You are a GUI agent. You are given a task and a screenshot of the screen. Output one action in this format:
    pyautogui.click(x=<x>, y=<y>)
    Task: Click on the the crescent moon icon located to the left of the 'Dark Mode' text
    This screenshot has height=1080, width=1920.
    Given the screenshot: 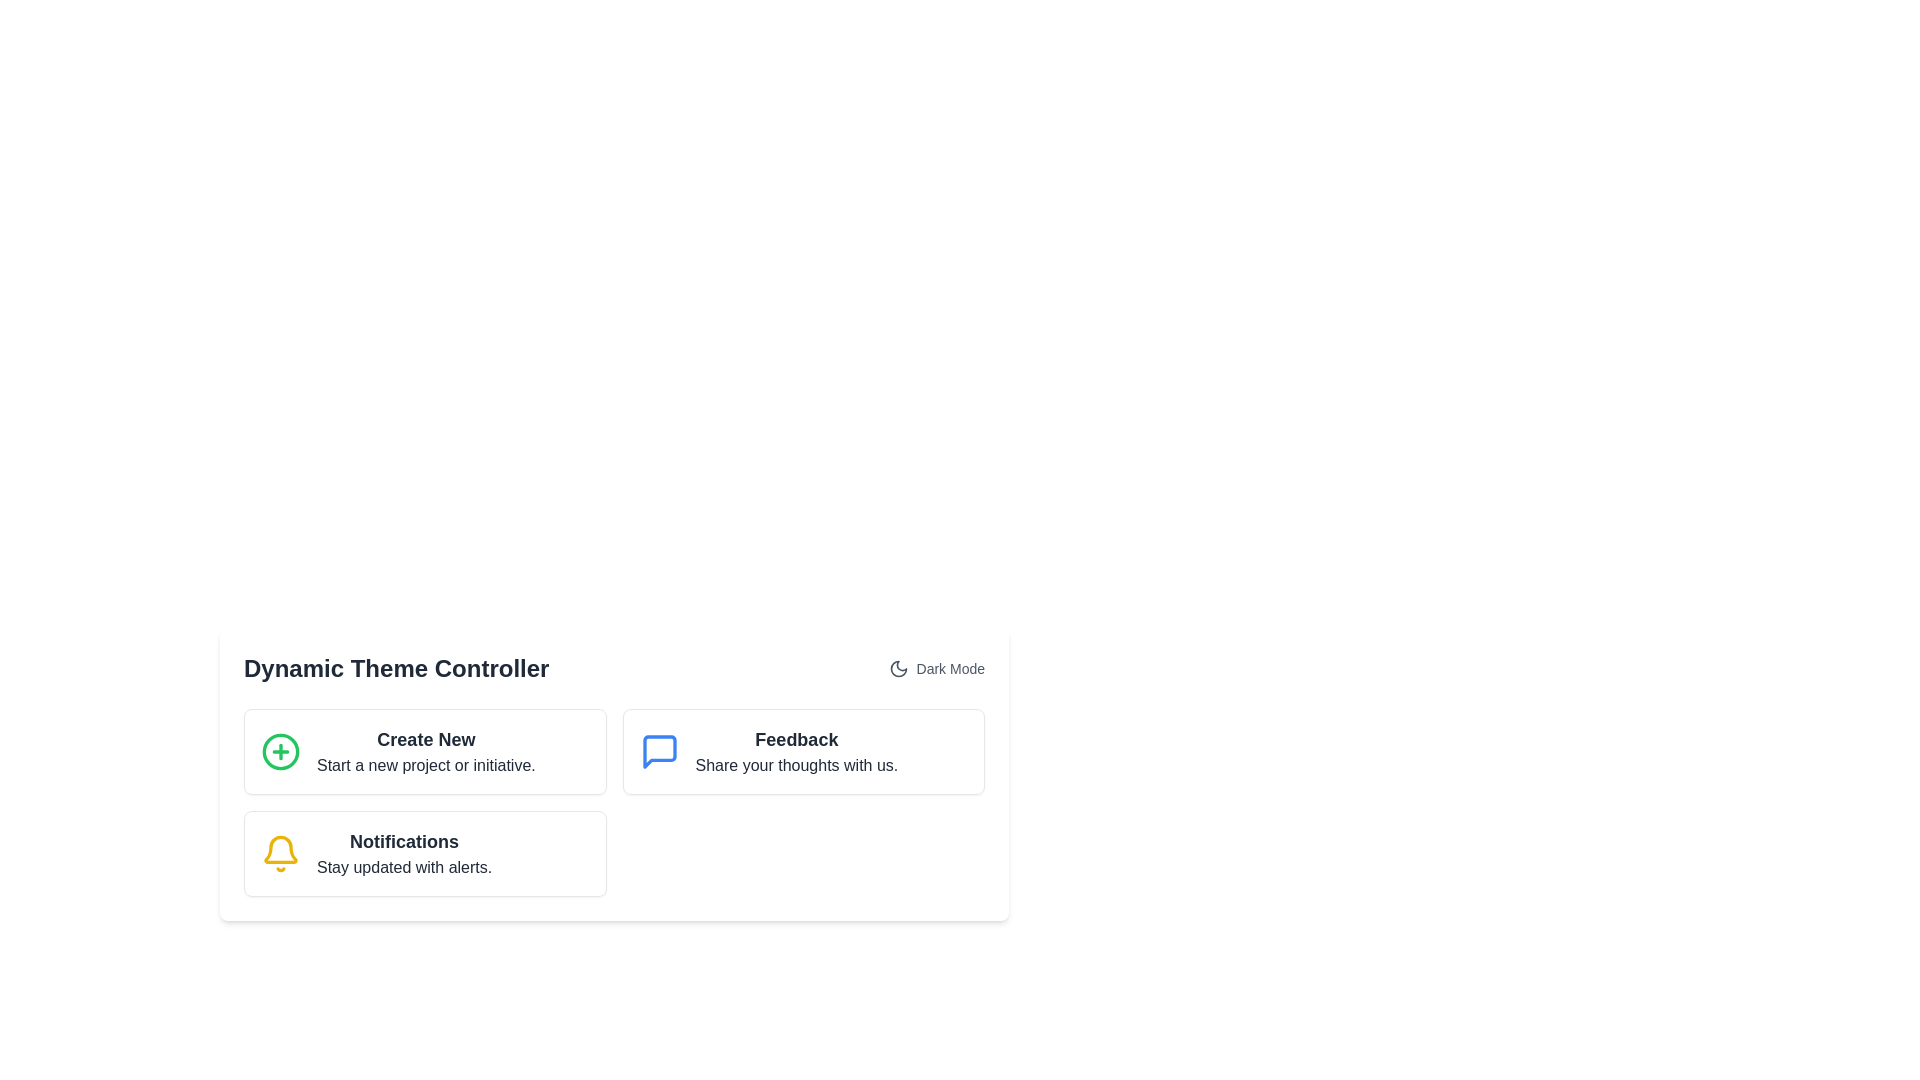 What is the action you would take?
    pyautogui.click(x=897, y=668)
    